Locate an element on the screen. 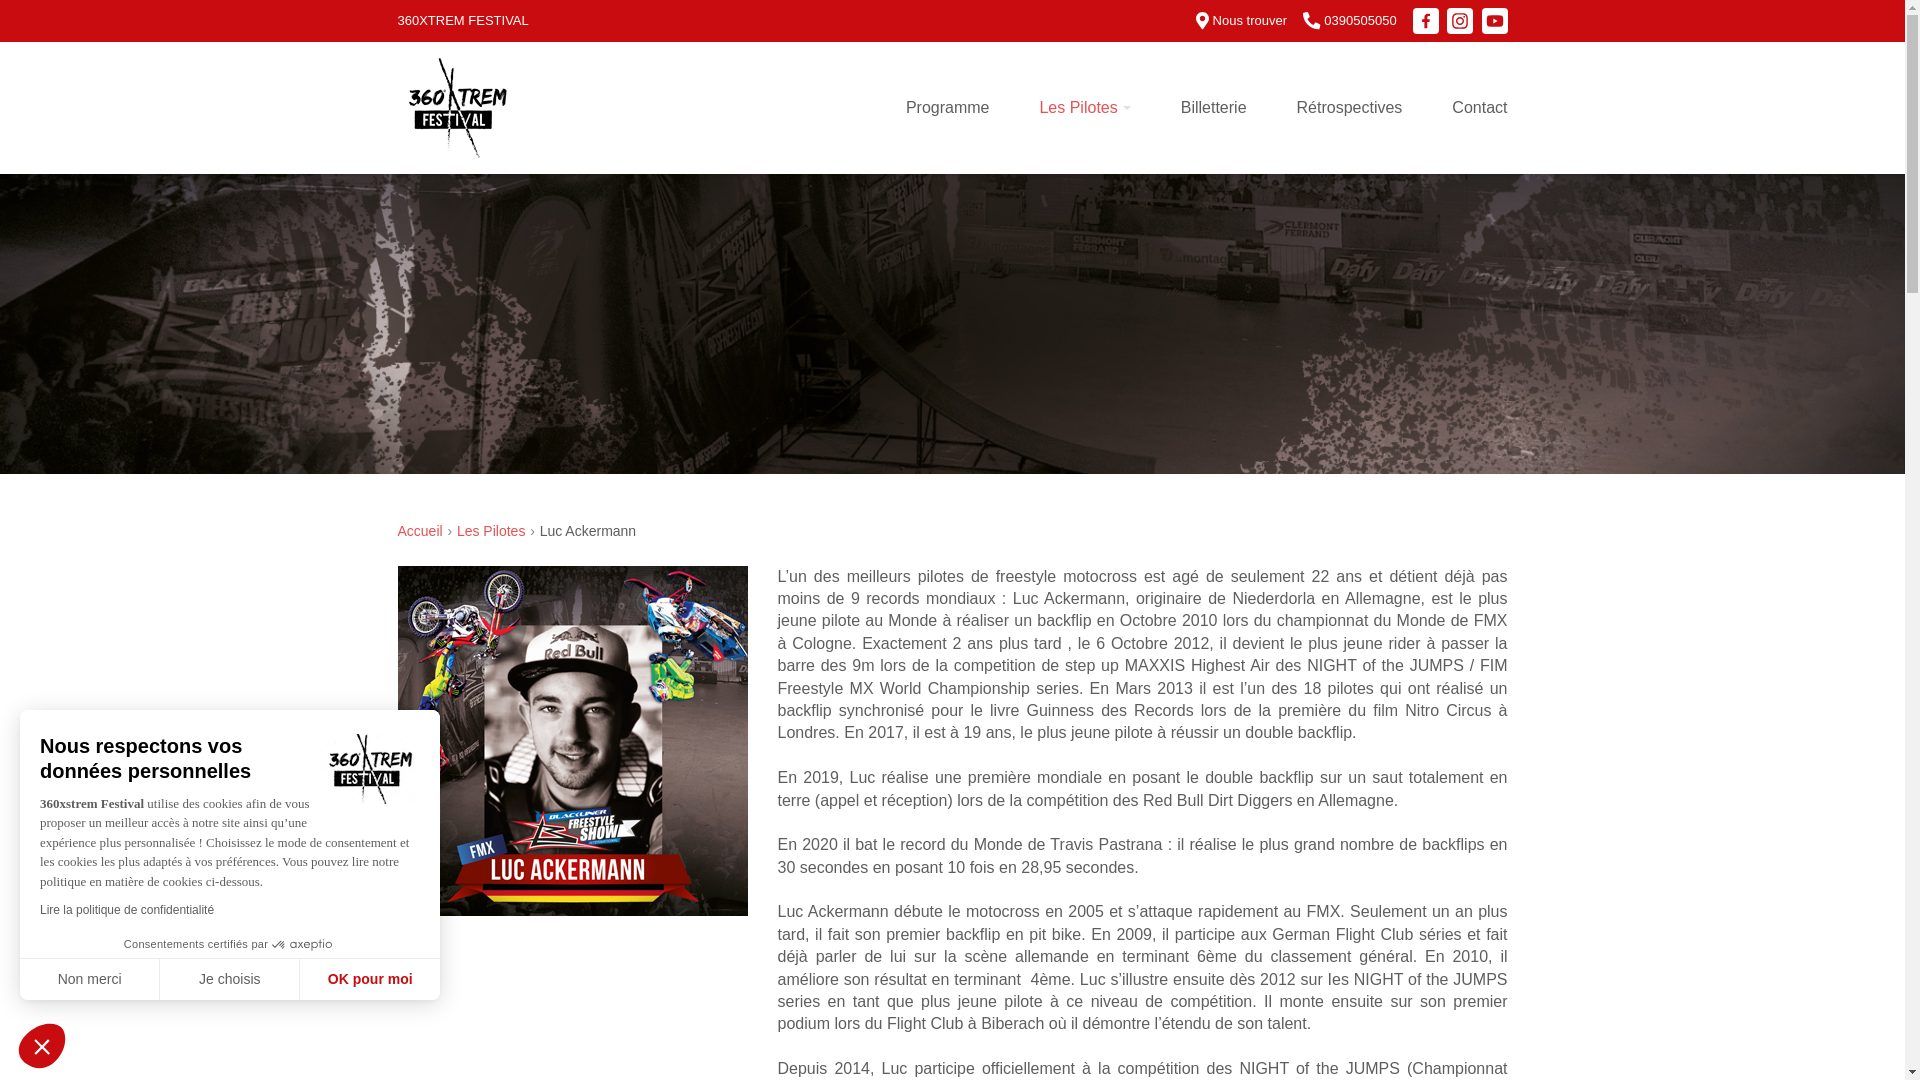  'Non merci' is located at coordinates (89, 978).